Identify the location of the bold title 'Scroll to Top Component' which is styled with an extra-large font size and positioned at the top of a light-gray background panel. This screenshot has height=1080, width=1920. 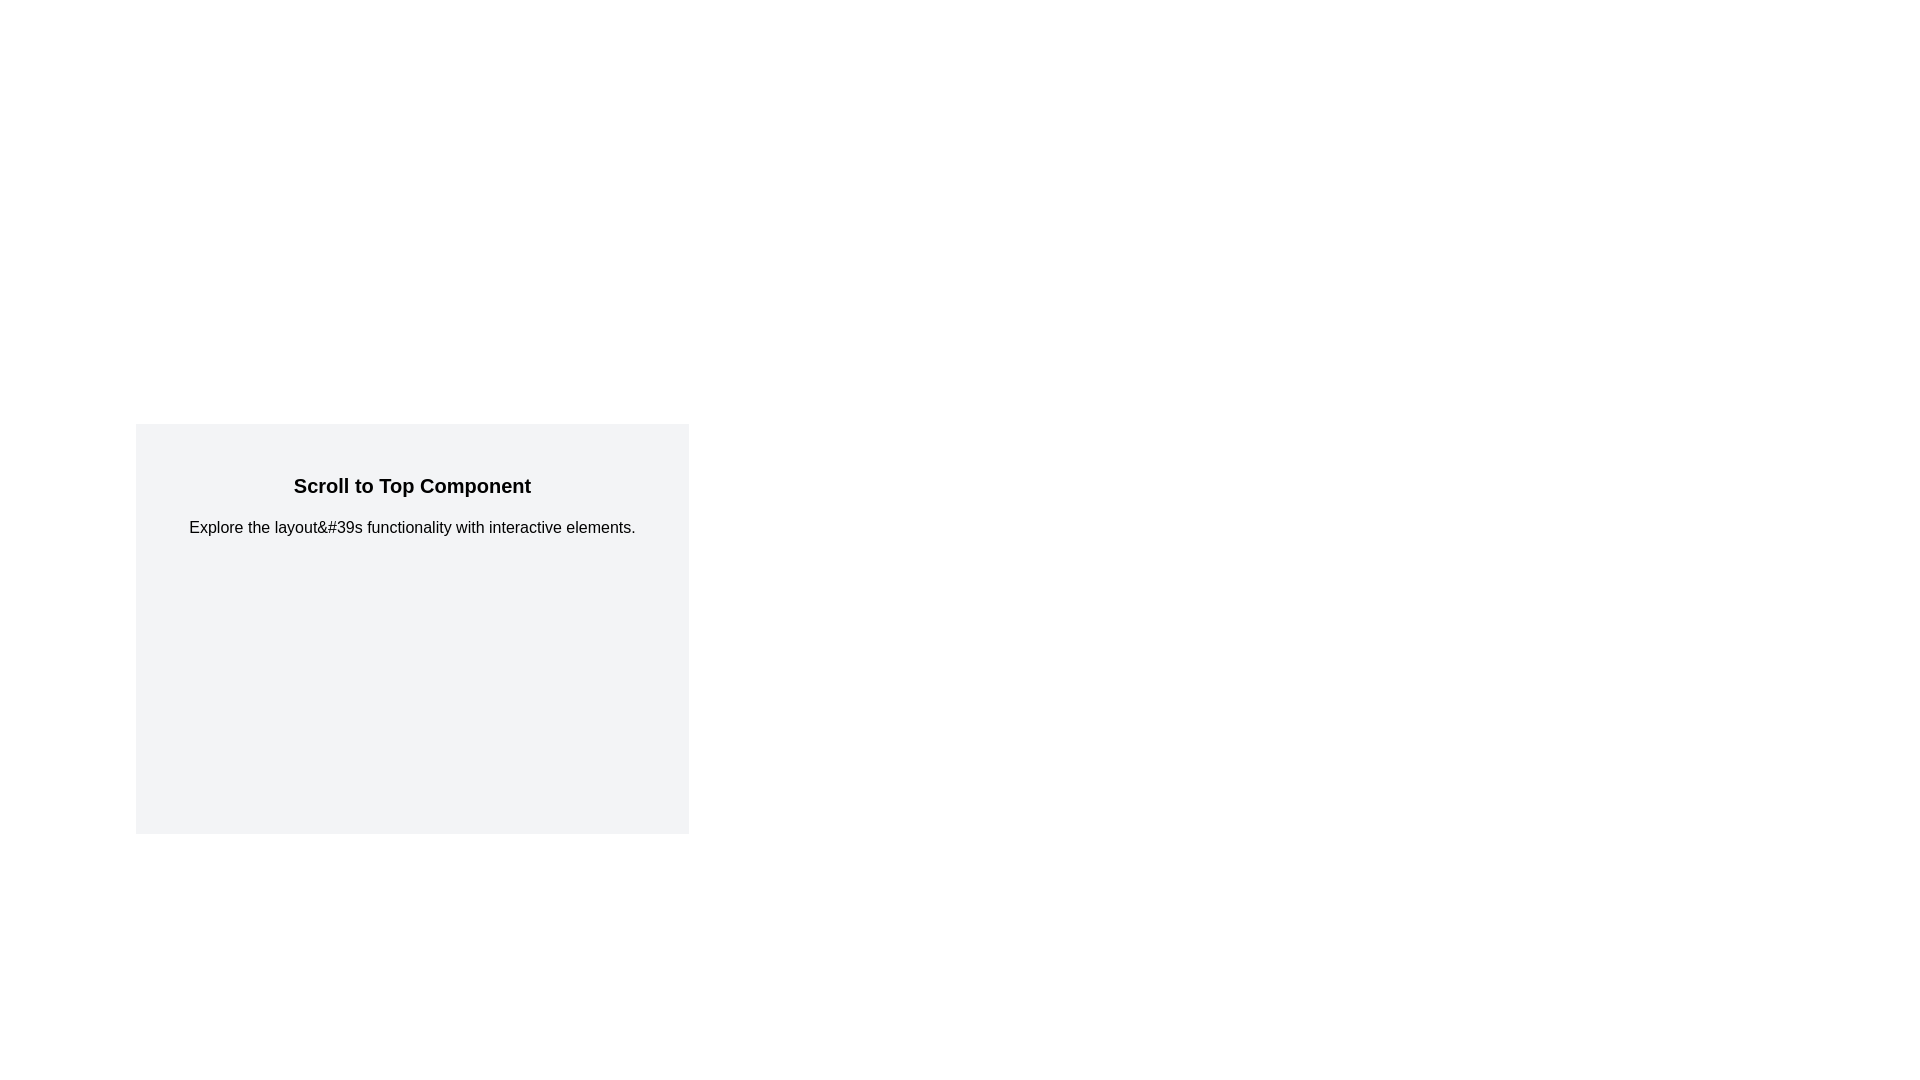
(411, 486).